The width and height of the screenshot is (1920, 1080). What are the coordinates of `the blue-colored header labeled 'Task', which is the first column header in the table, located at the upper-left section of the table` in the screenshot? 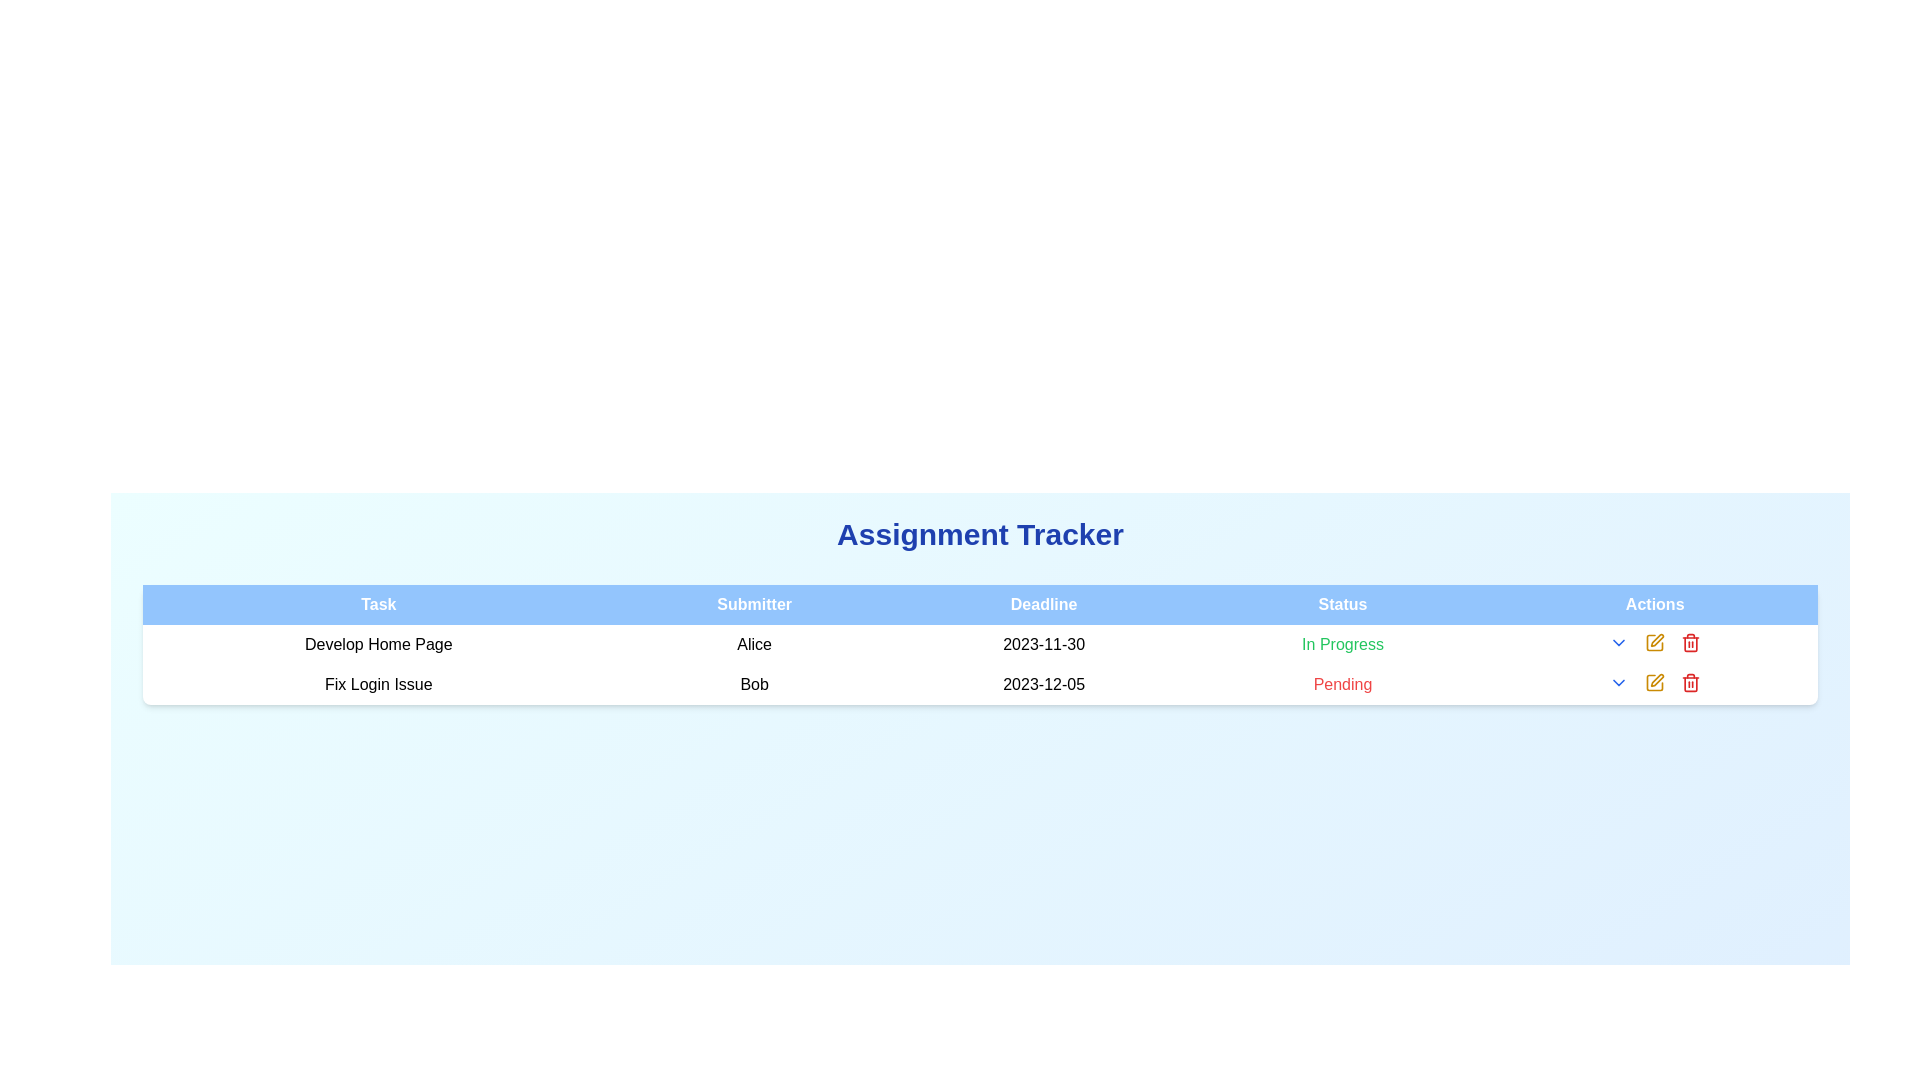 It's located at (378, 604).